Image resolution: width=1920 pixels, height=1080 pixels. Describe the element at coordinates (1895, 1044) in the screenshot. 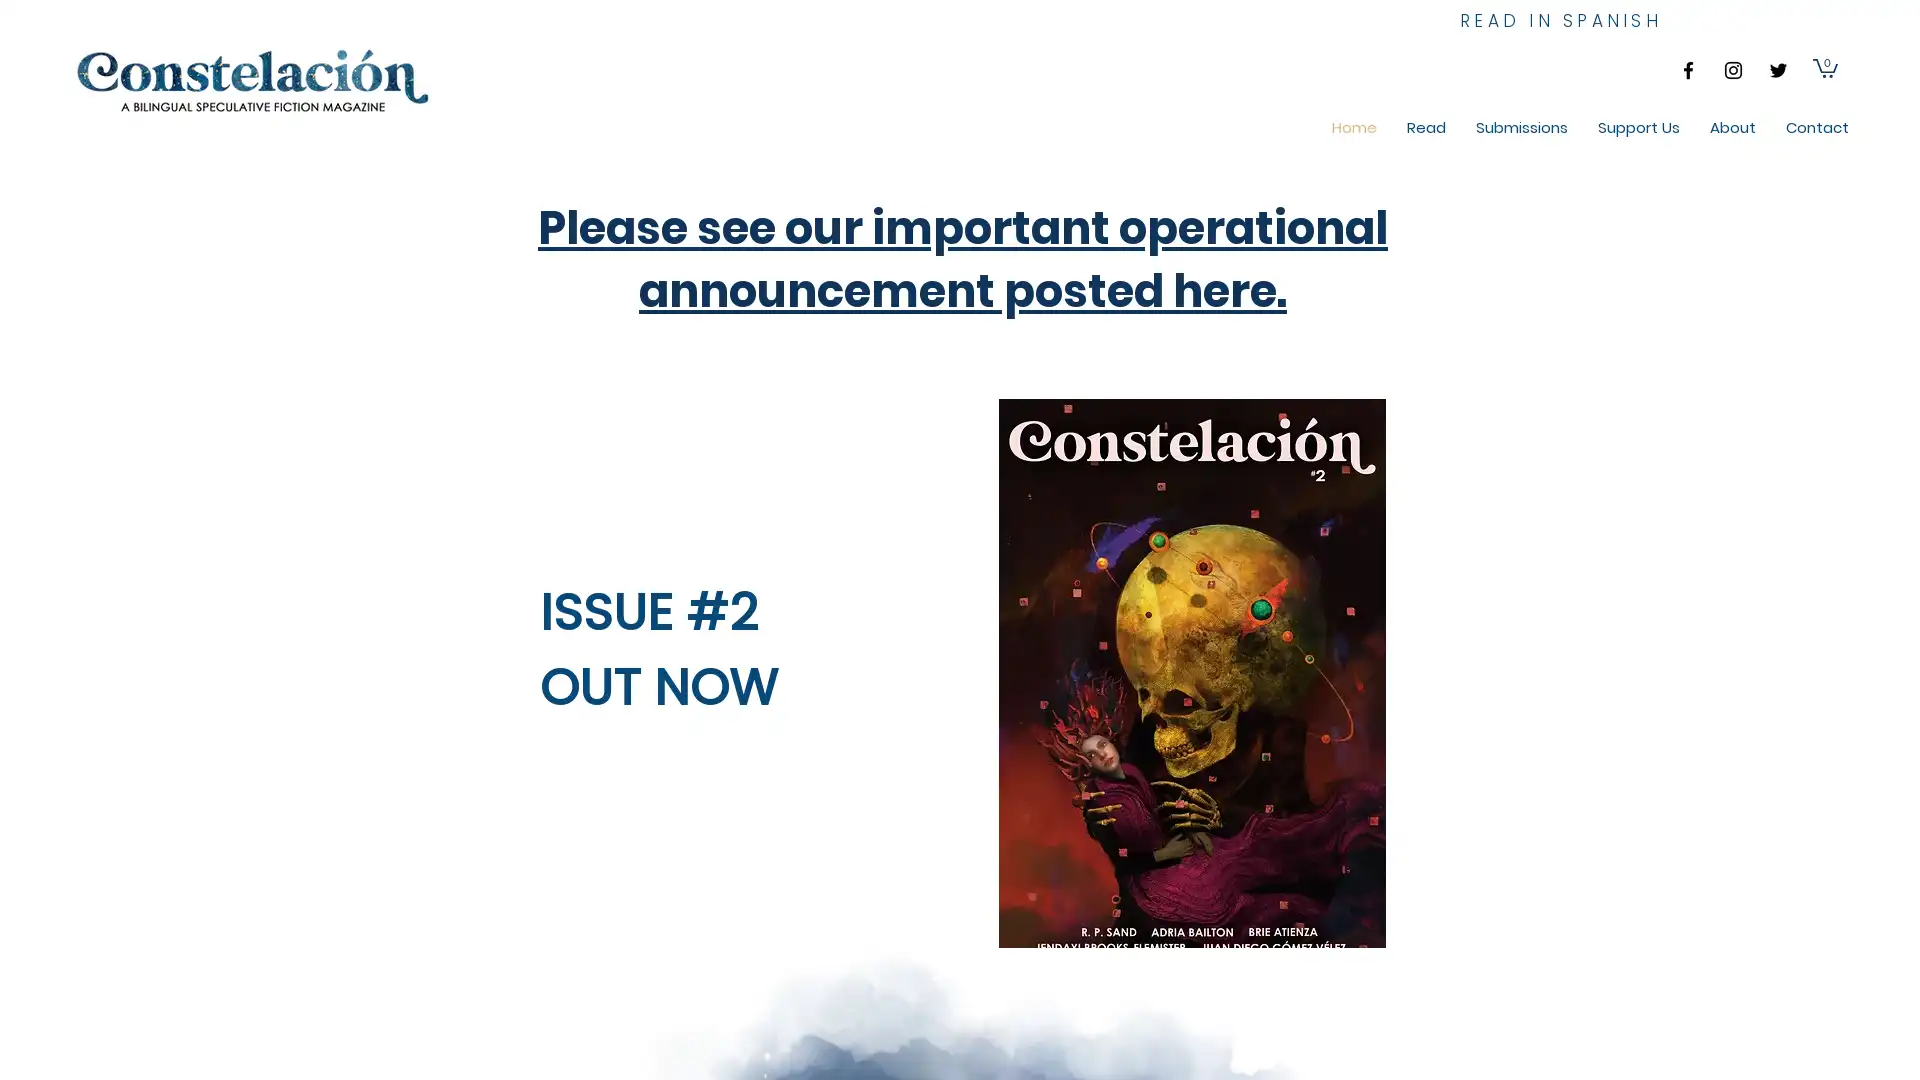

I see `Close` at that location.